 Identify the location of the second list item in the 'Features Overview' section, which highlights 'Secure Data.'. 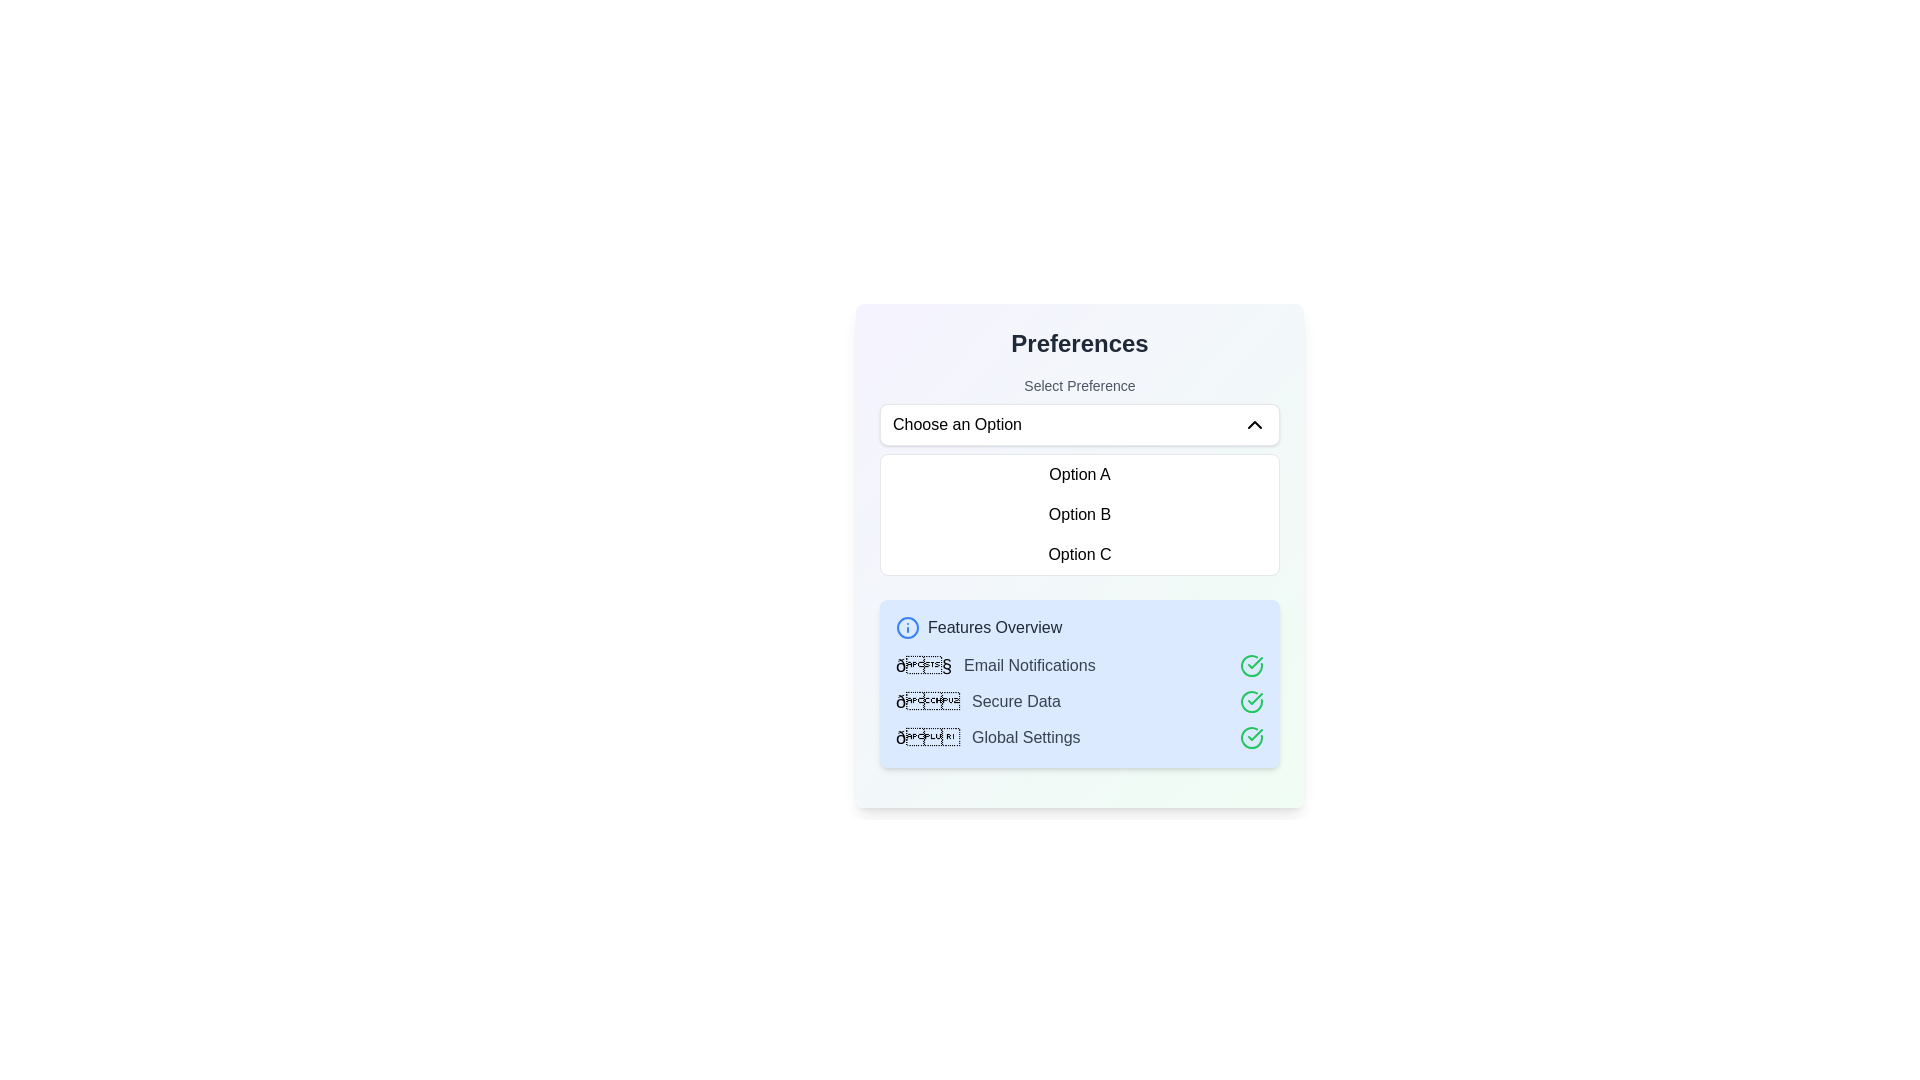
(1079, 701).